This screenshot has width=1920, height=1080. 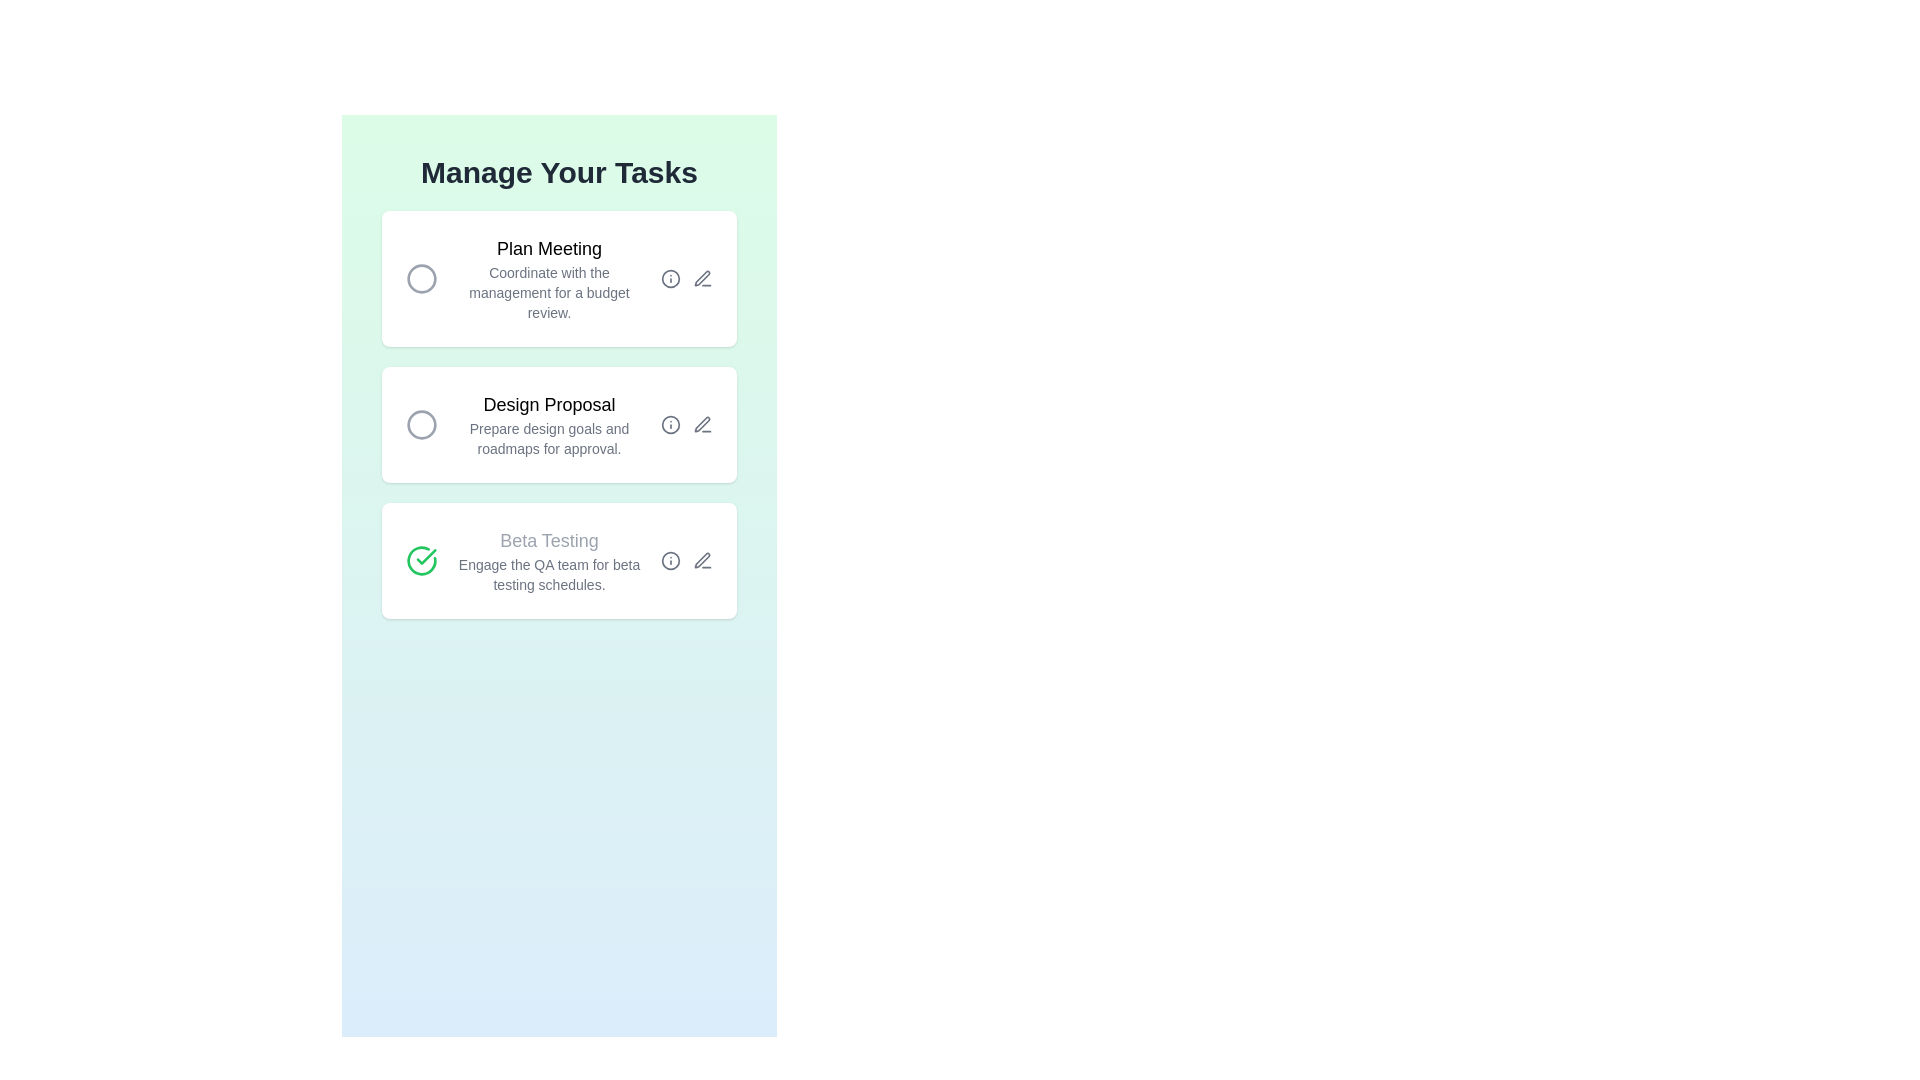 What do you see at coordinates (702, 560) in the screenshot?
I see `the edit button for the task titled Beta Testing` at bounding box center [702, 560].